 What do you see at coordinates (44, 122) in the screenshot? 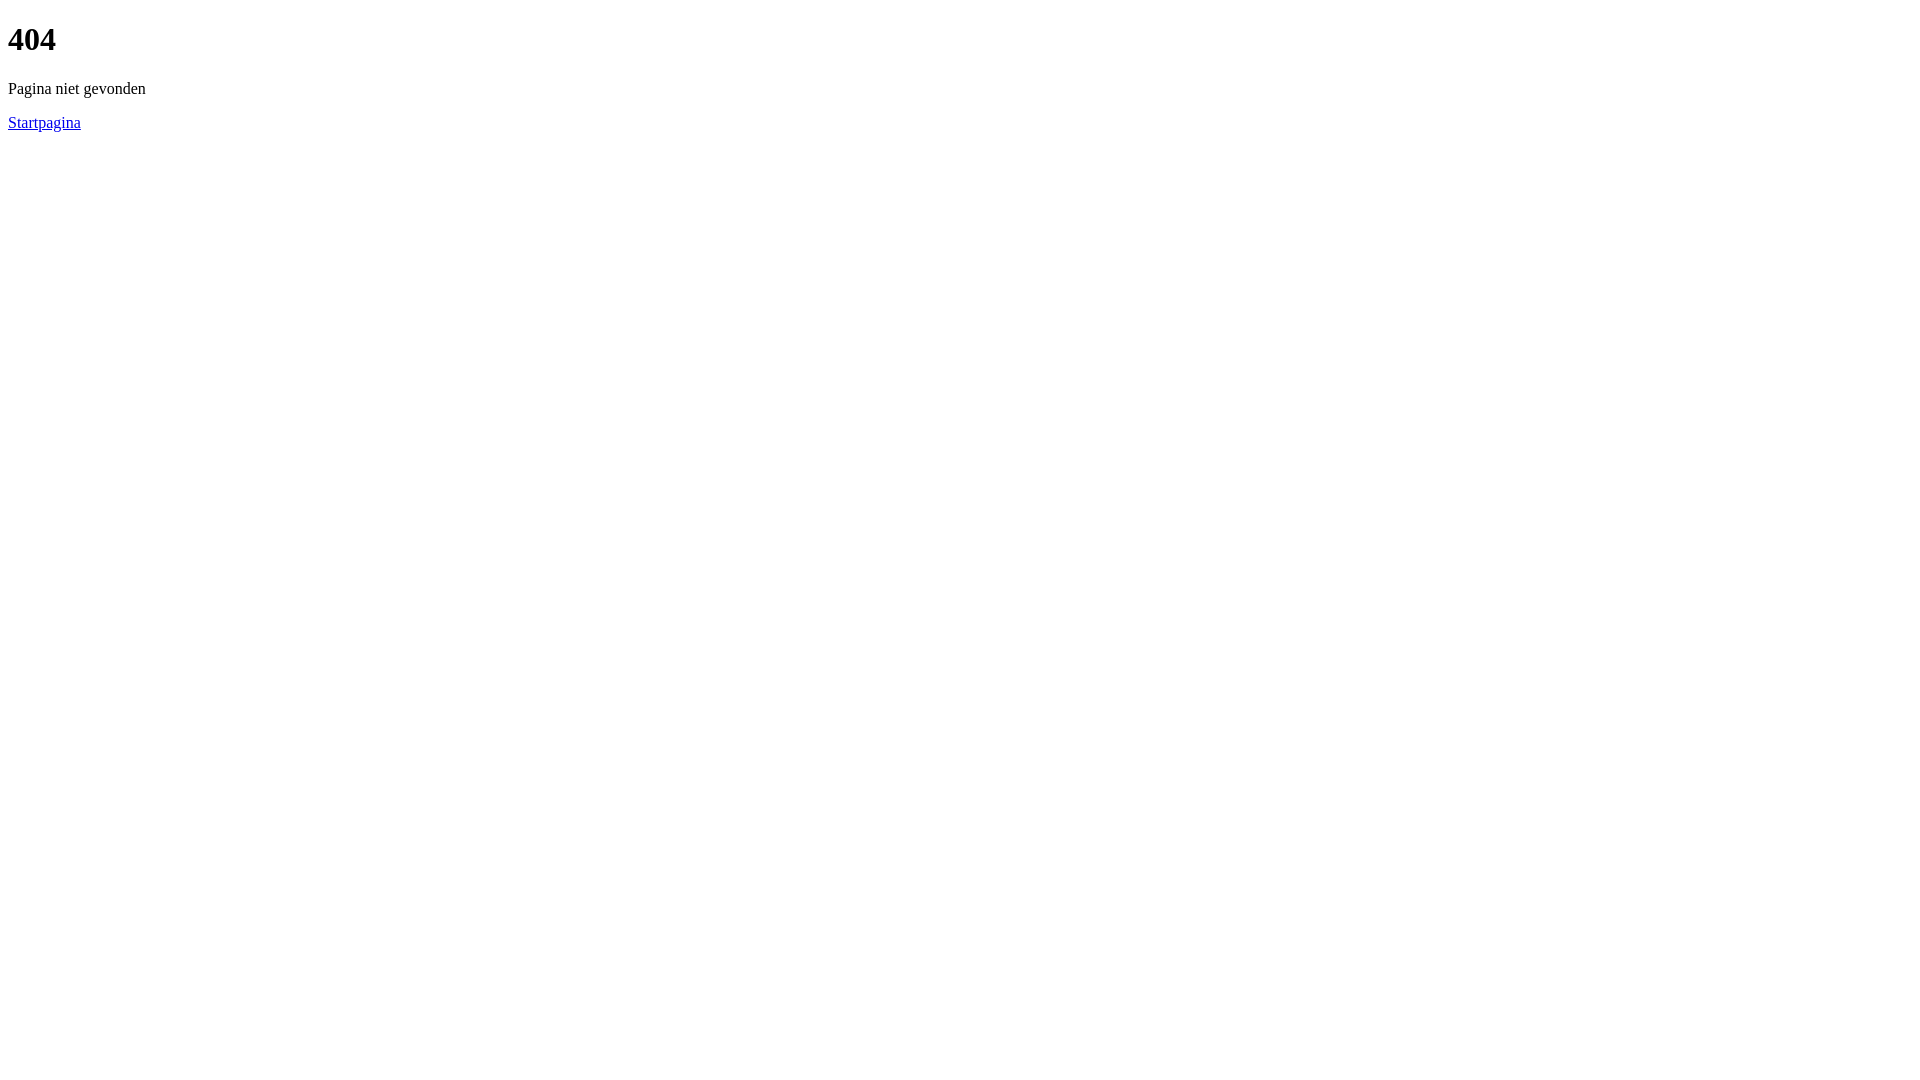
I see `'Startpagina'` at bounding box center [44, 122].